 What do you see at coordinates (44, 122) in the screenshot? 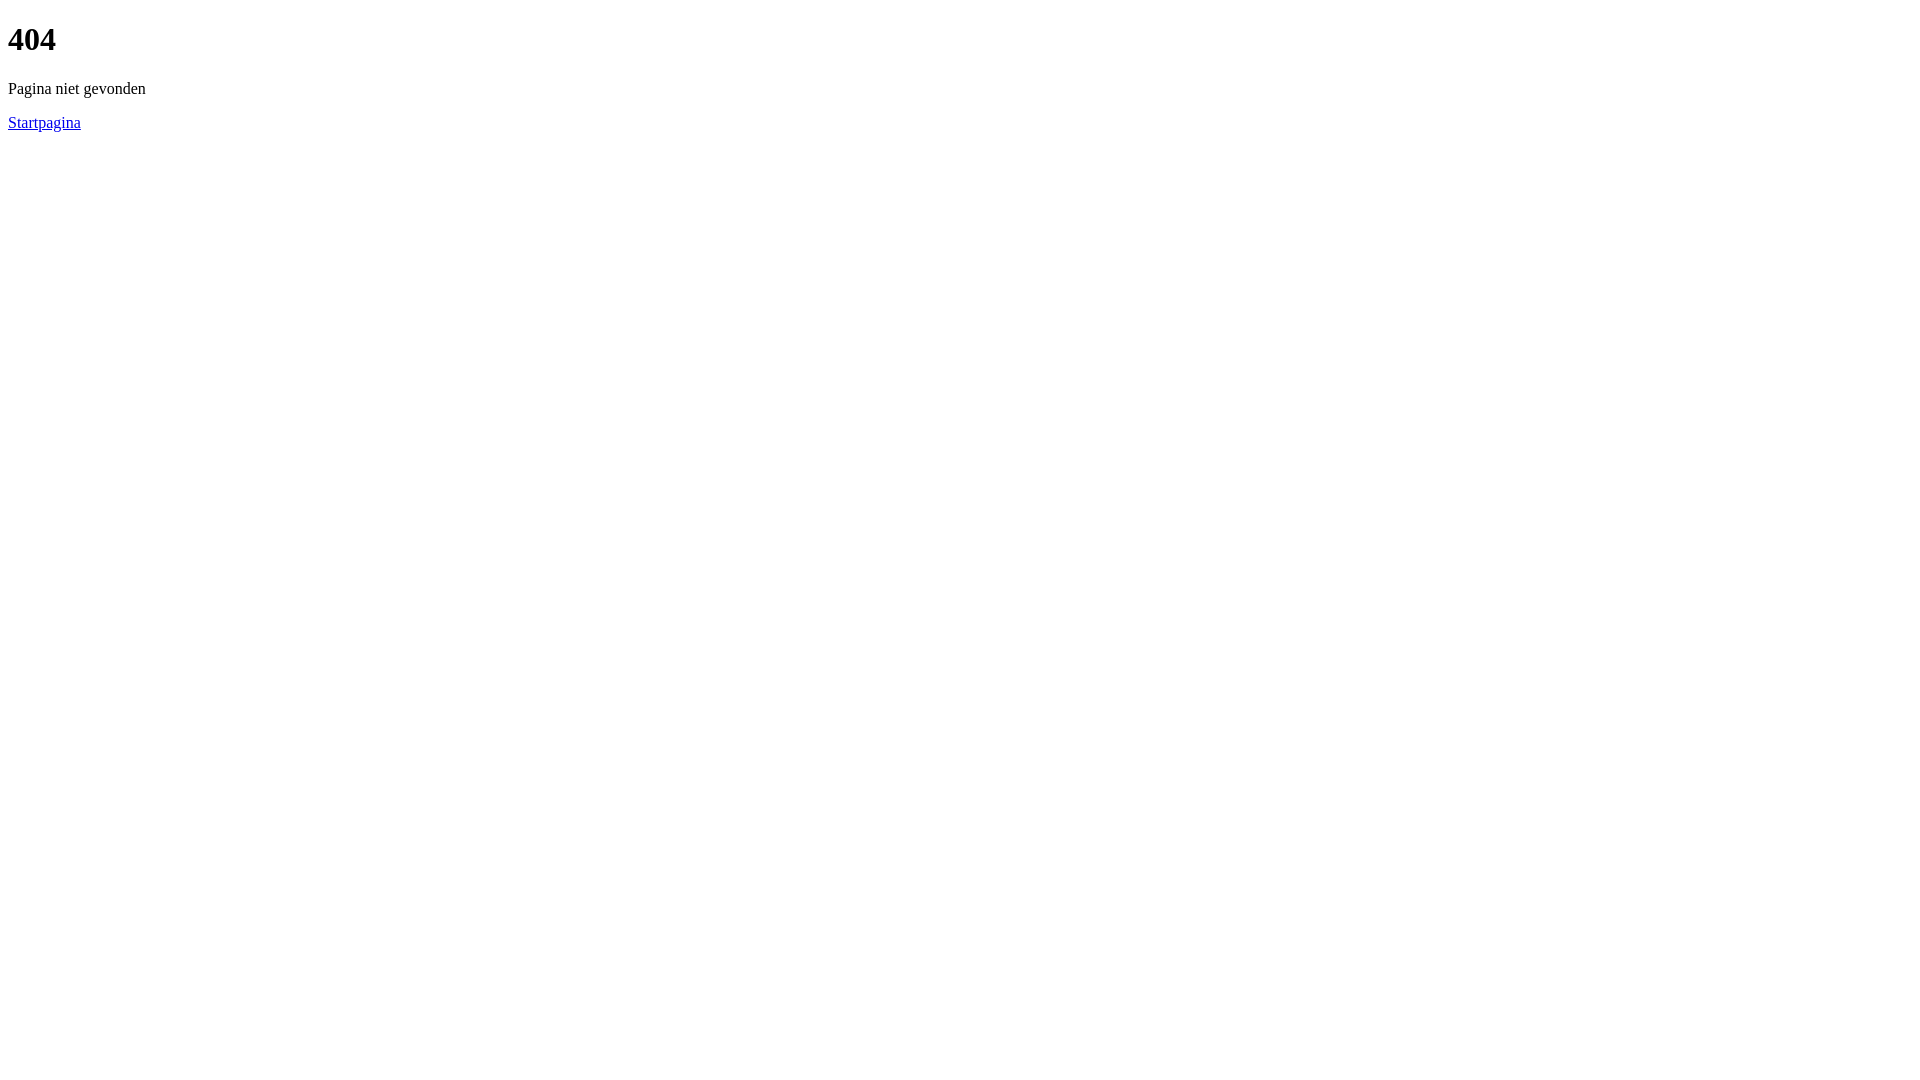
I see `'Startpagina'` at bounding box center [44, 122].